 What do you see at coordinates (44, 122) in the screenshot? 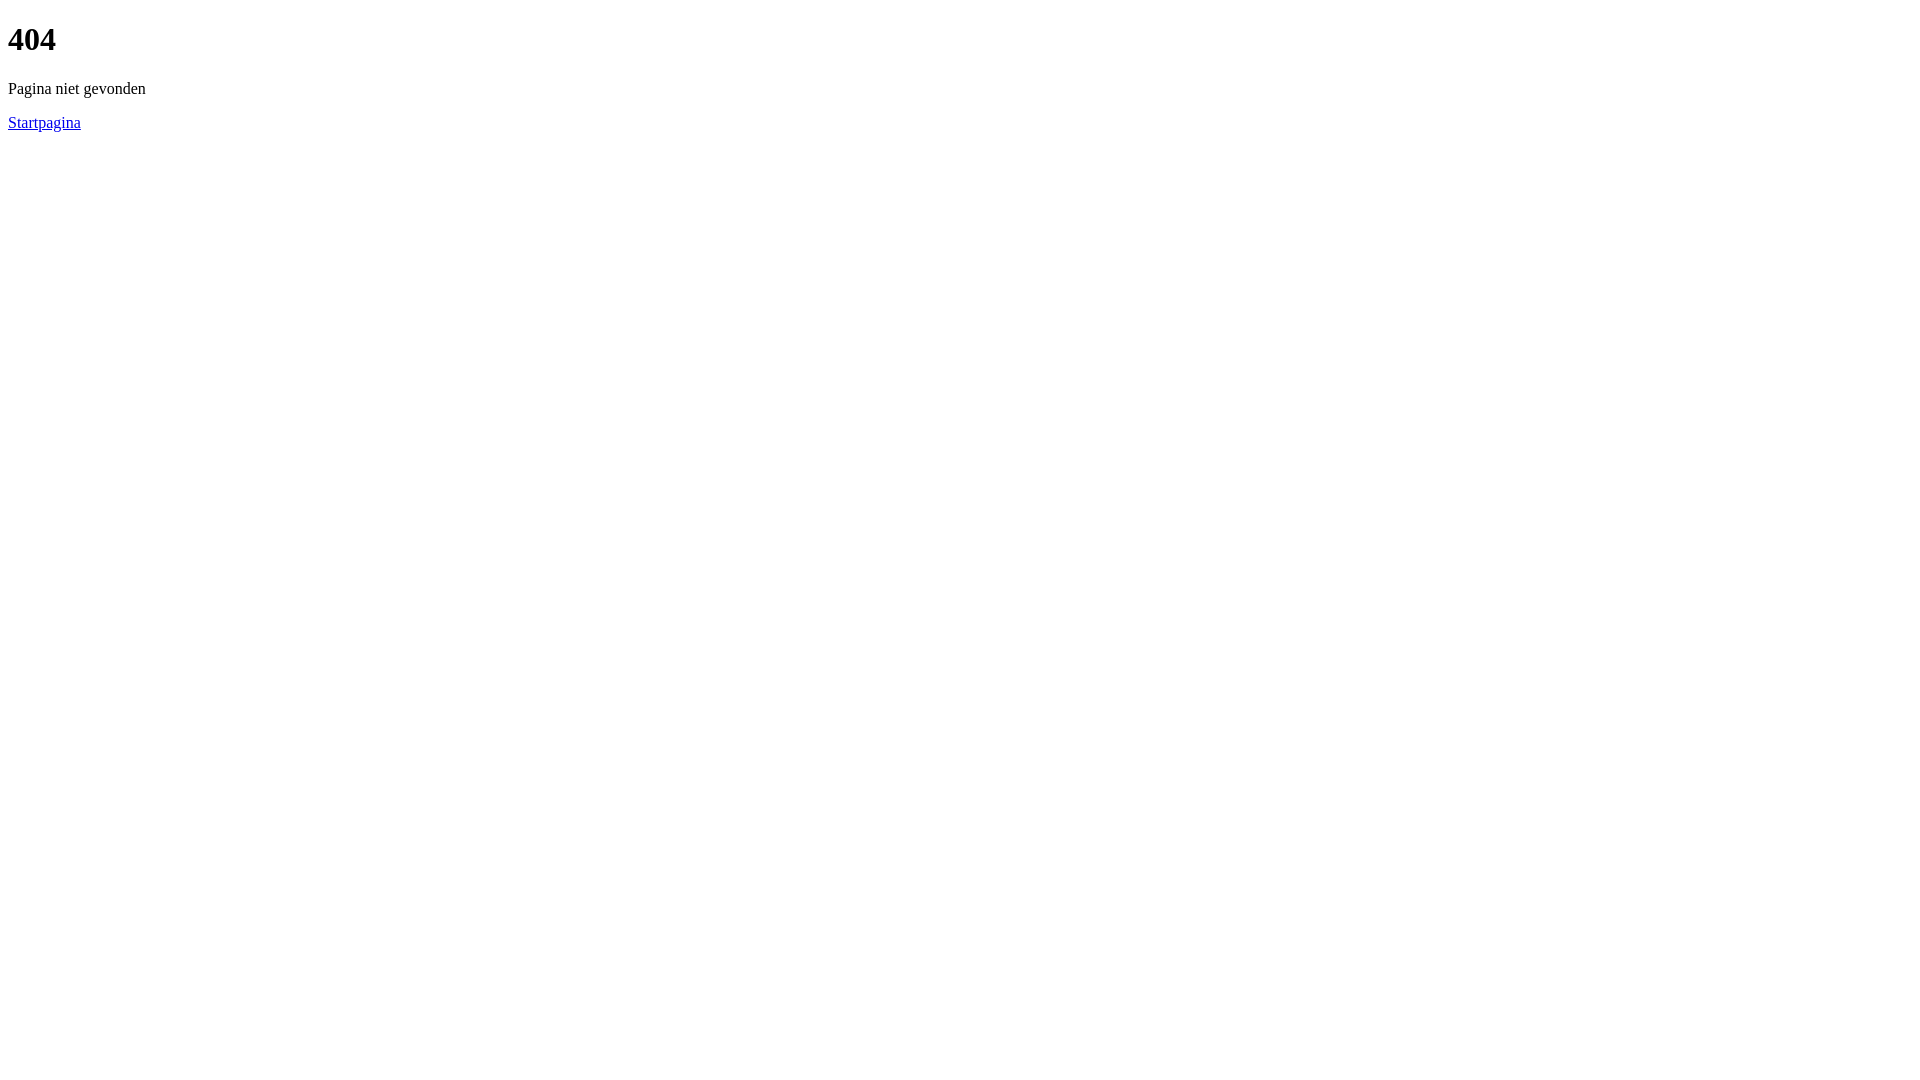
I see `'Startpagina'` at bounding box center [44, 122].